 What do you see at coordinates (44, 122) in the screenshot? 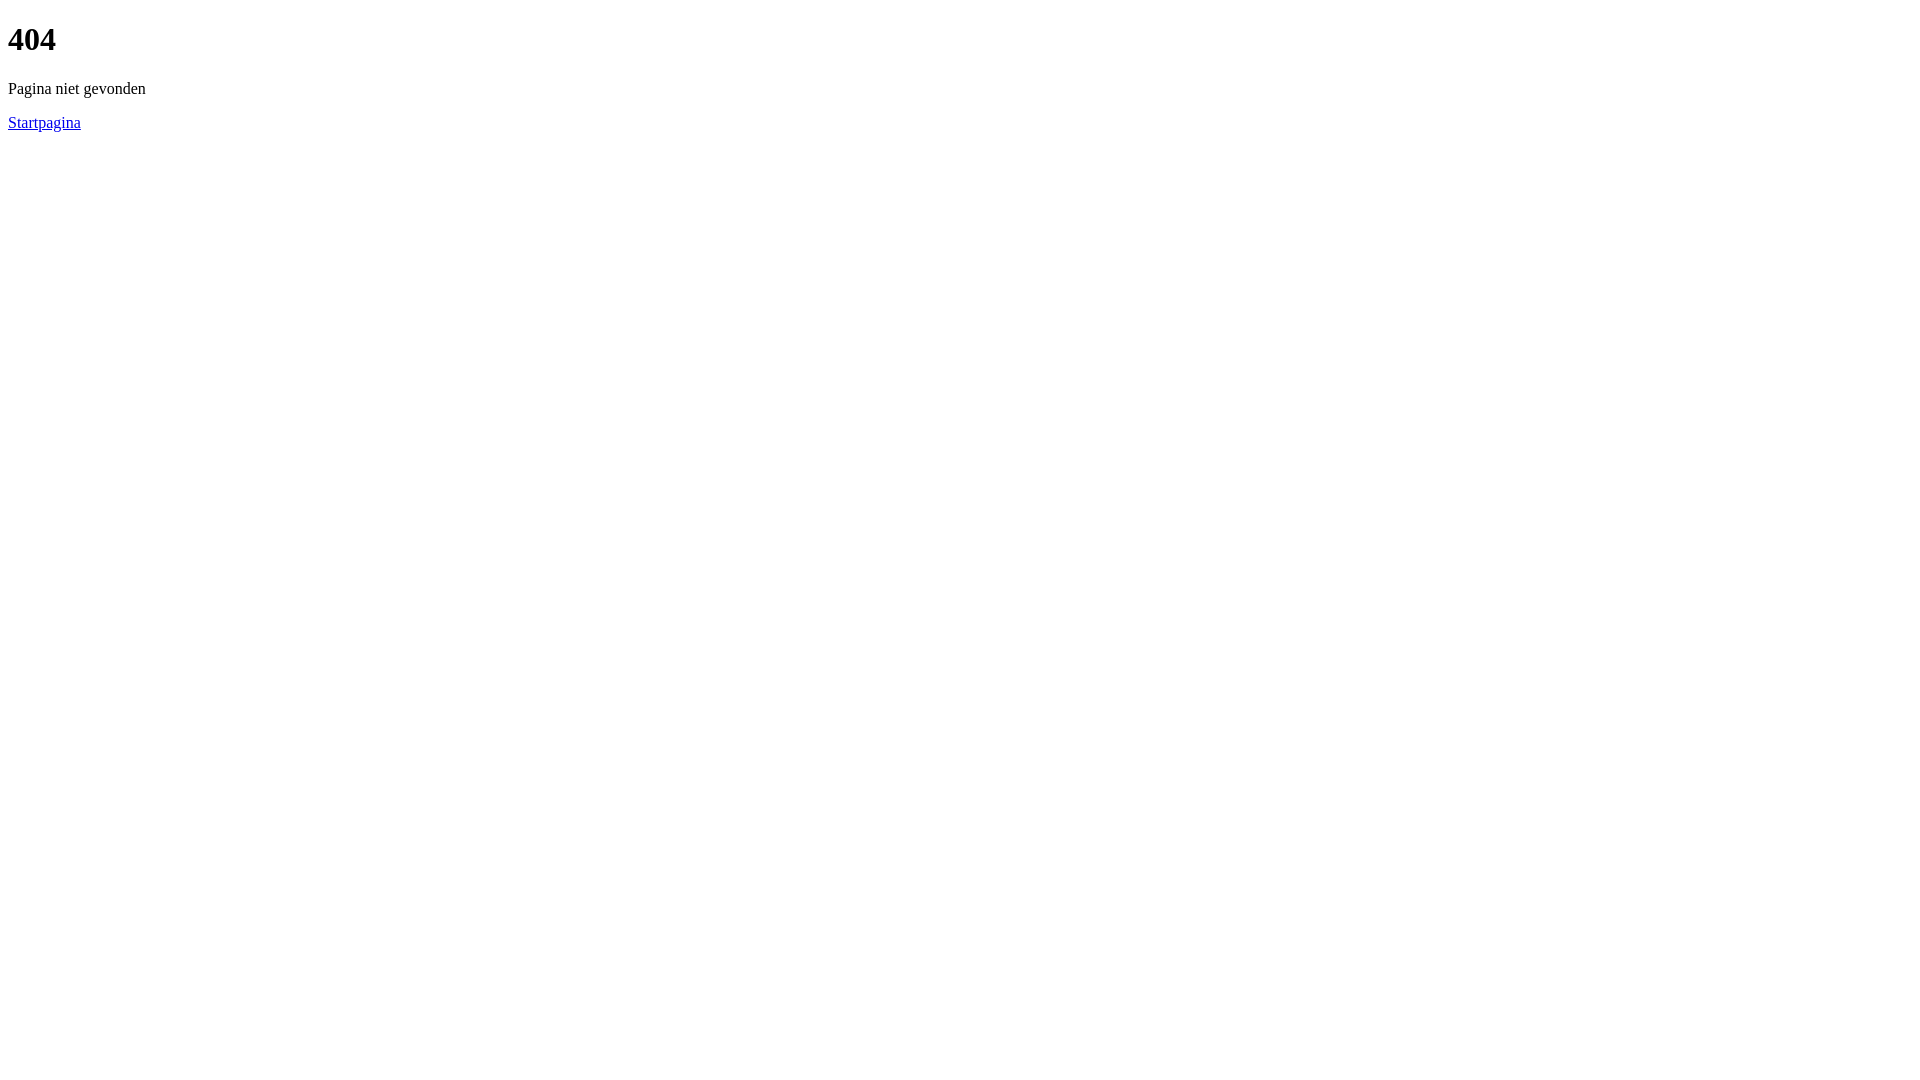
I see `'Startpagina'` at bounding box center [44, 122].